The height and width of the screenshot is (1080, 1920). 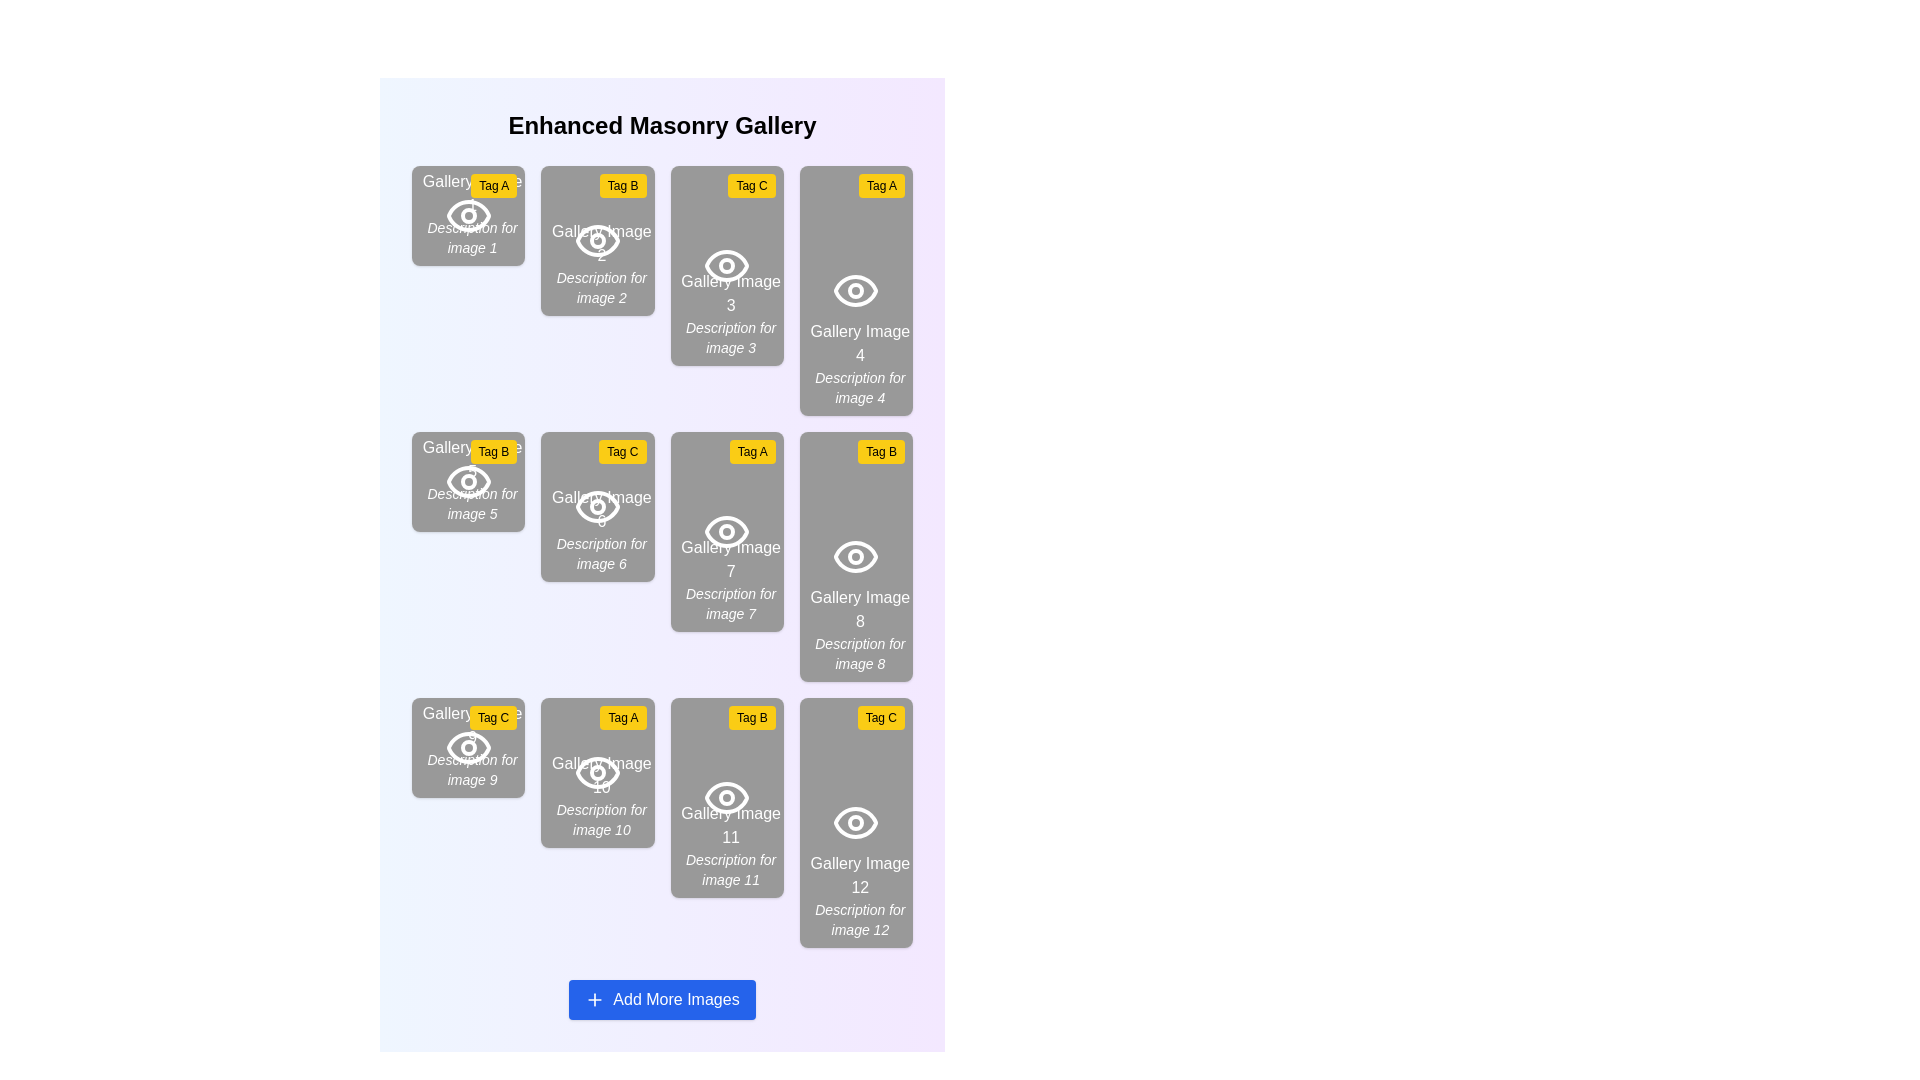 What do you see at coordinates (600, 508) in the screenshot?
I see `the static text label that serves as the title for the sixth card in the gallery layout` at bounding box center [600, 508].